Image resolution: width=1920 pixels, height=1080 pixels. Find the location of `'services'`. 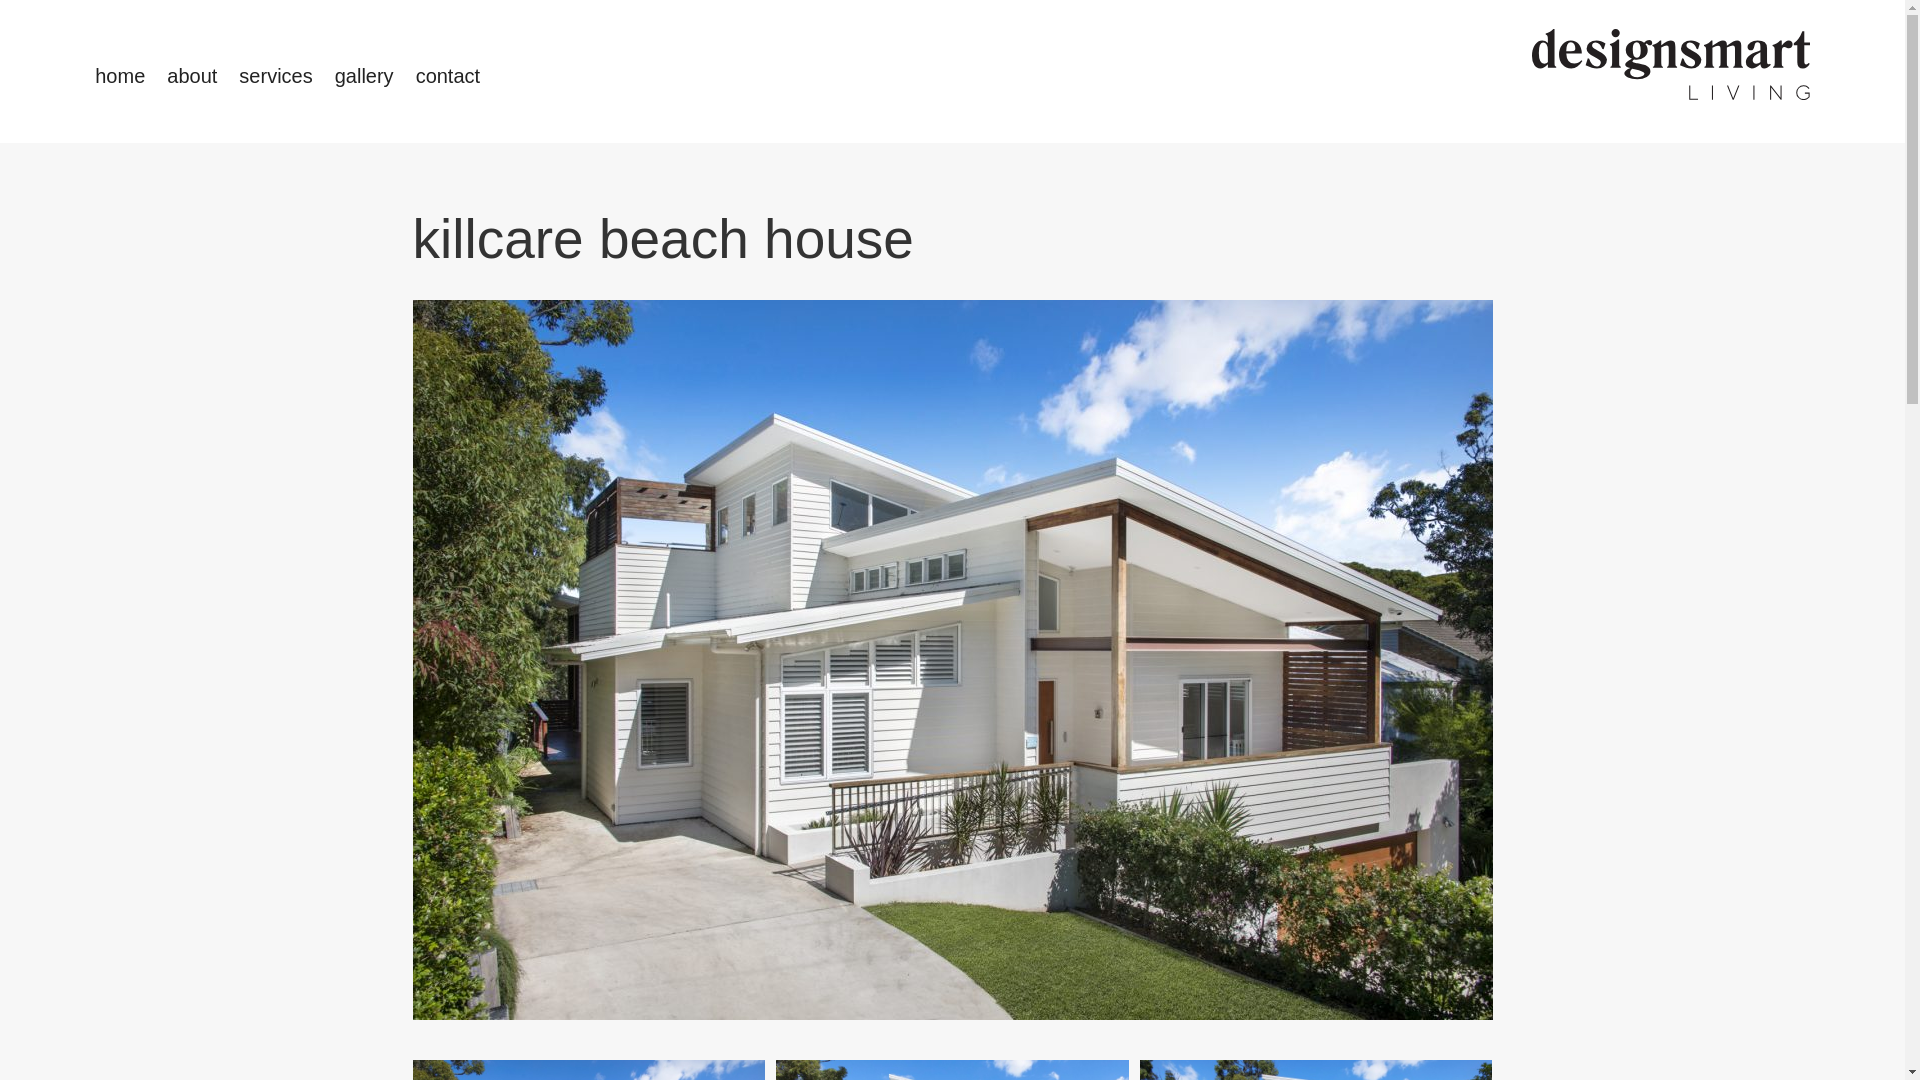

'services' is located at coordinates (274, 75).